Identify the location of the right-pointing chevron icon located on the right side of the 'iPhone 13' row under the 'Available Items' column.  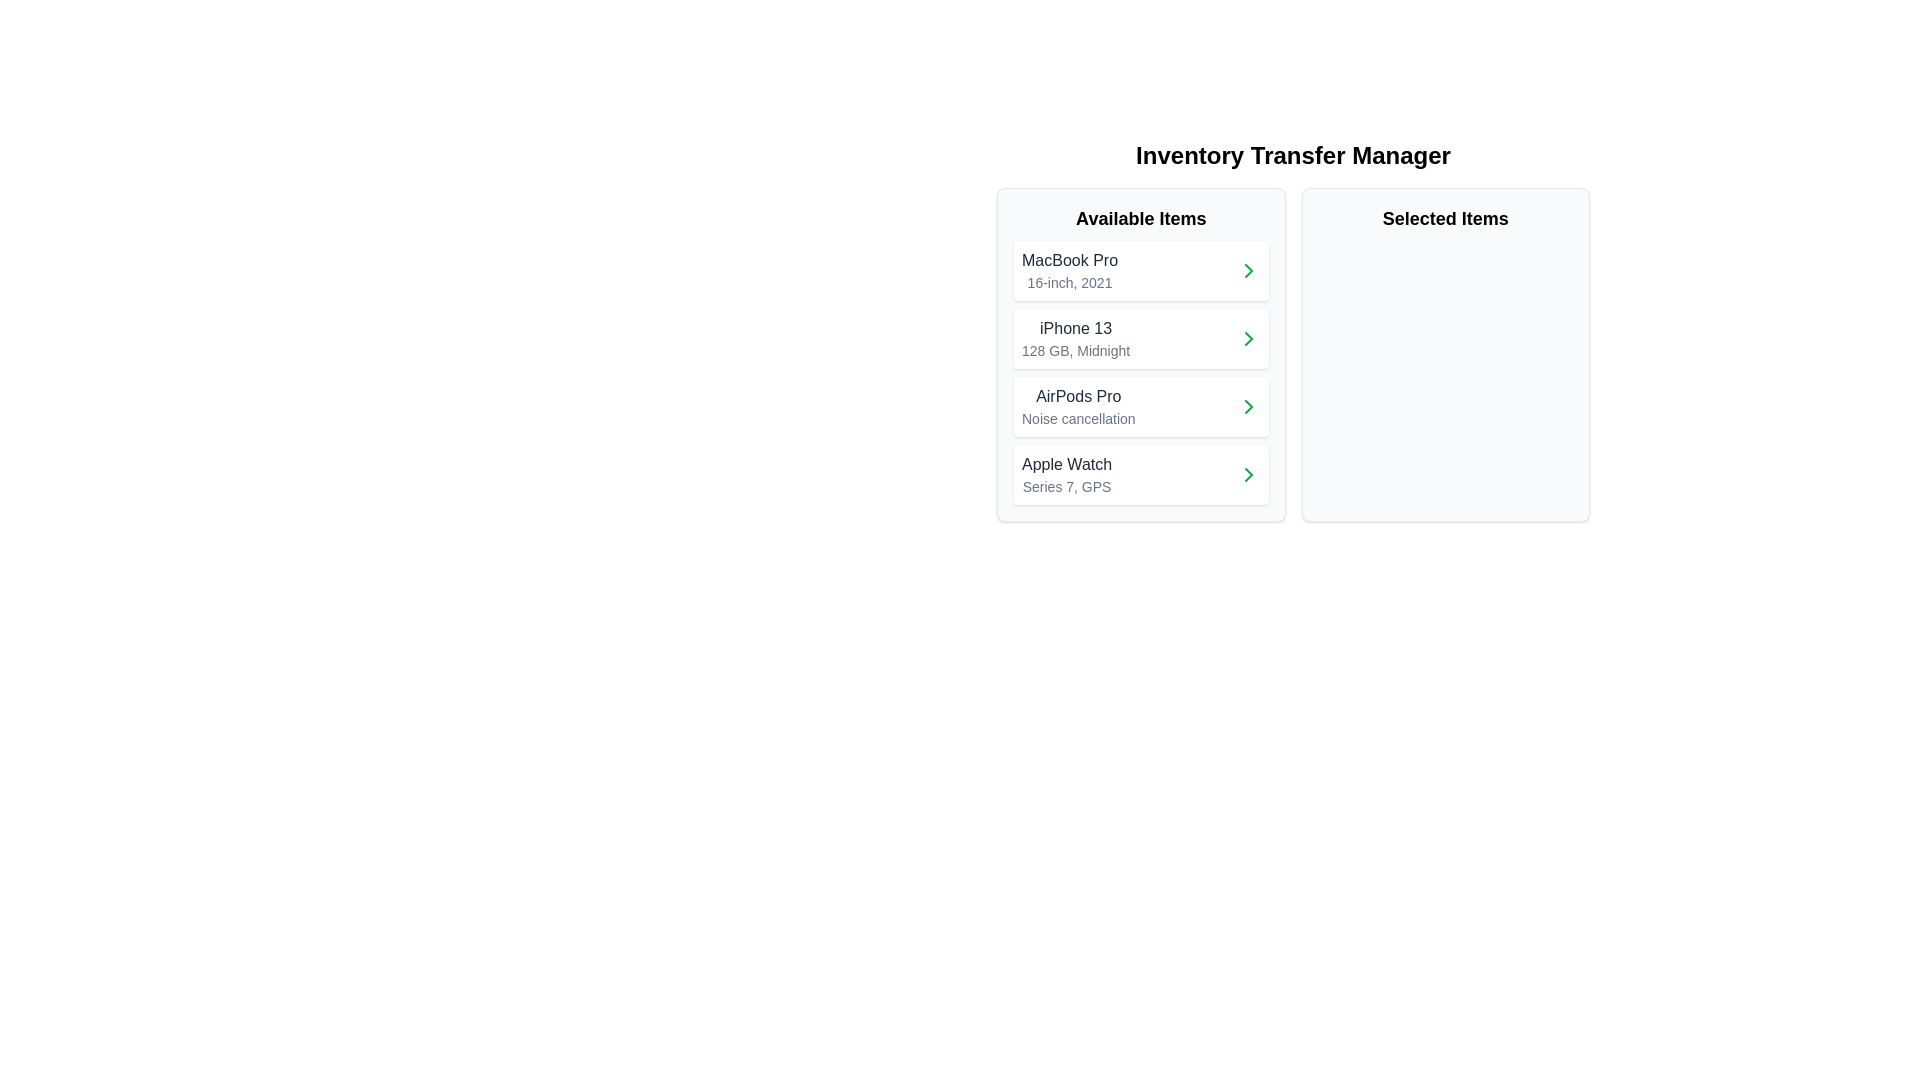
(1247, 338).